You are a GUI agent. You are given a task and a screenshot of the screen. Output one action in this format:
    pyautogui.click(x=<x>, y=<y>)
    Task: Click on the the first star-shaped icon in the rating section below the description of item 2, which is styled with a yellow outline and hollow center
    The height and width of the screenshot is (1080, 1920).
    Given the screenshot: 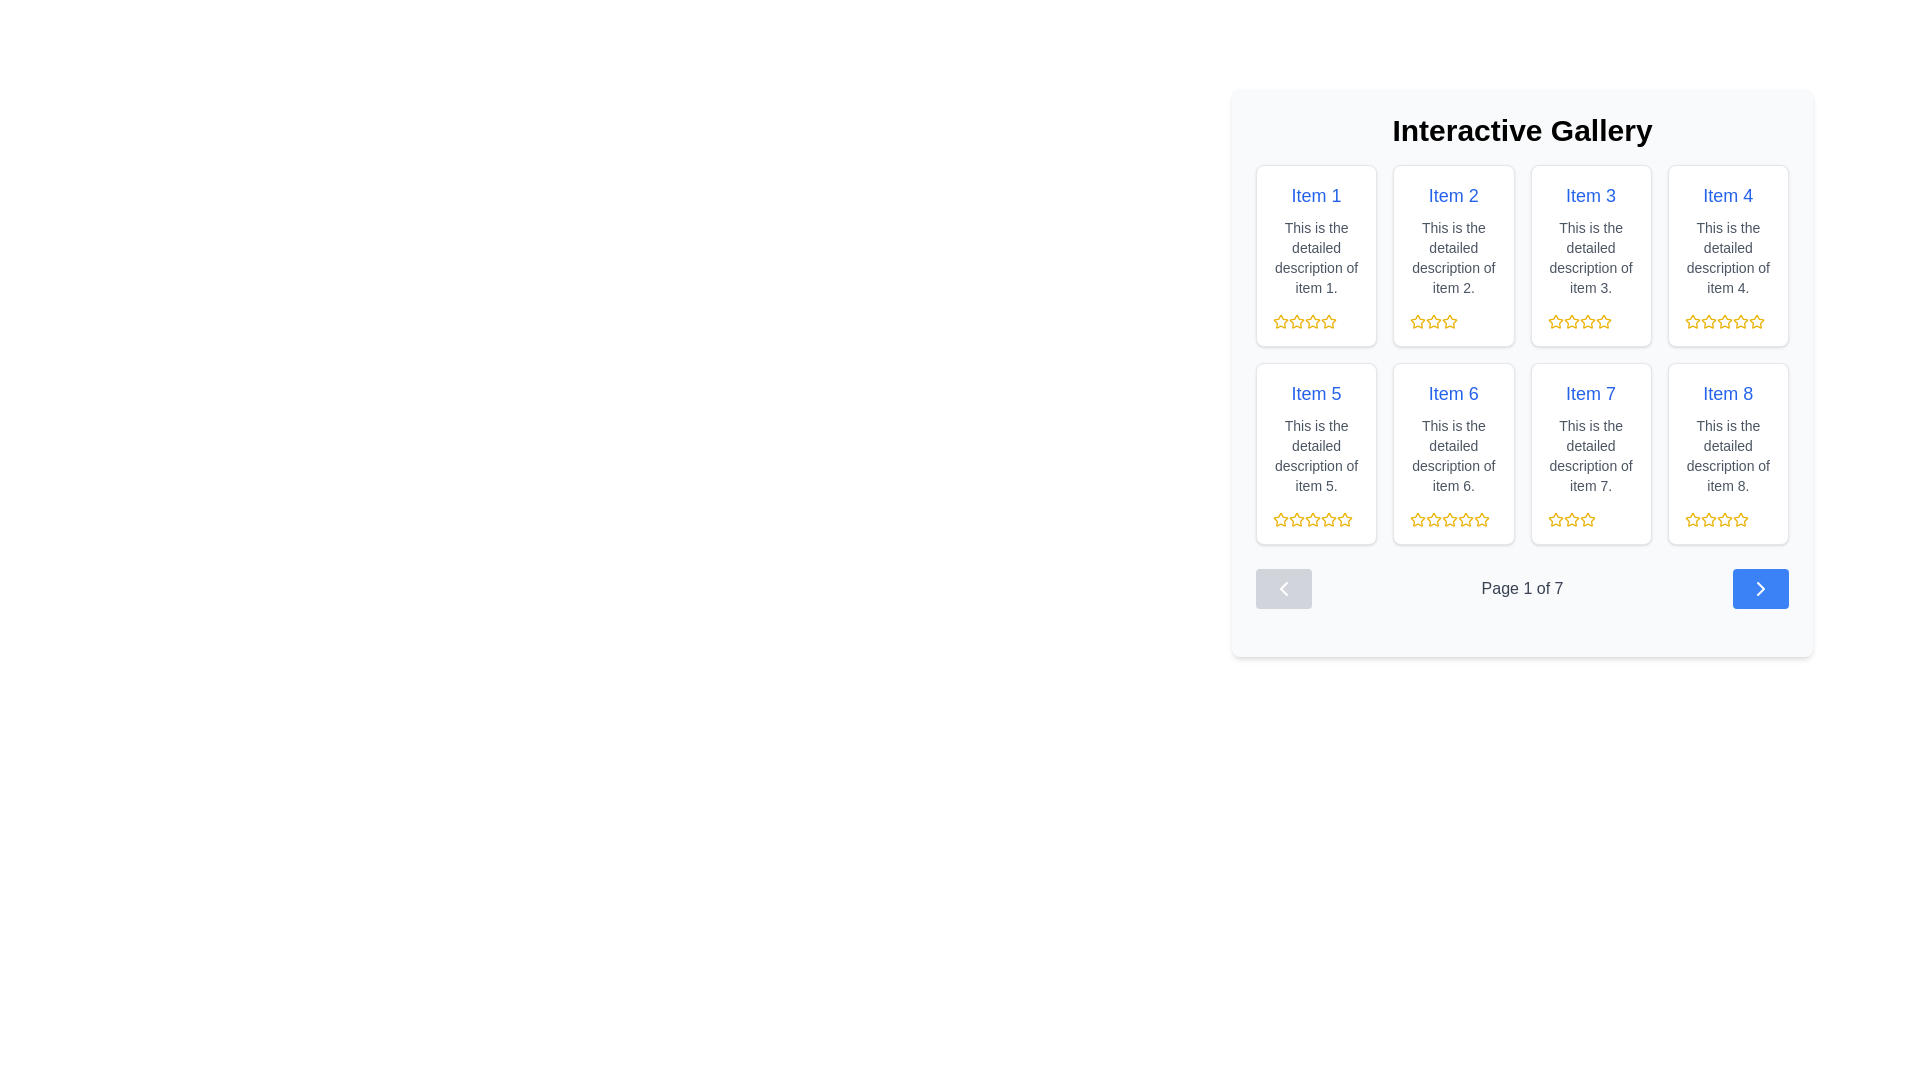 What is the action you would take?
    pyautogui.click(x=1417, y=320)
    